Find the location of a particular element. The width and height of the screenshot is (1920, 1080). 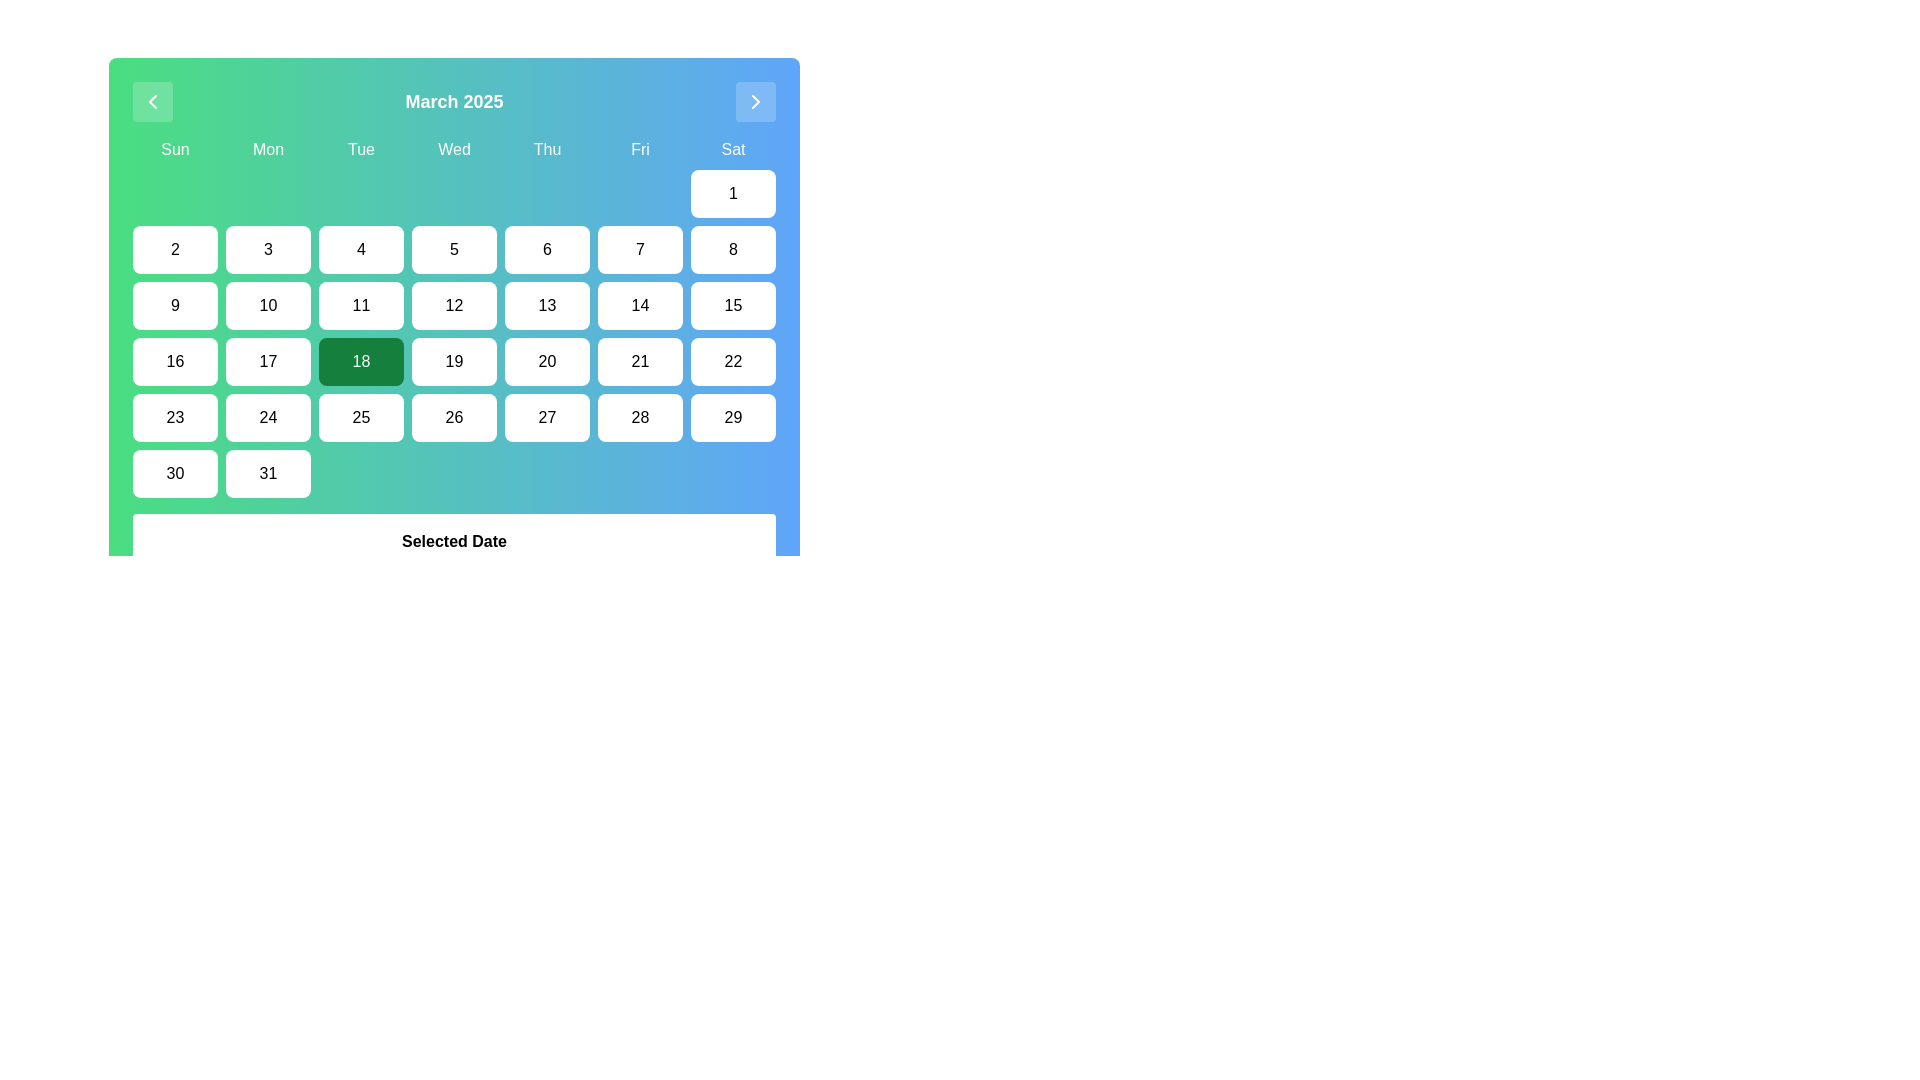

the rectangular button with rounded corners labeled '29' located in the bottom row of the calendar interface under 'Sat' is located at coordinates (732, 416).